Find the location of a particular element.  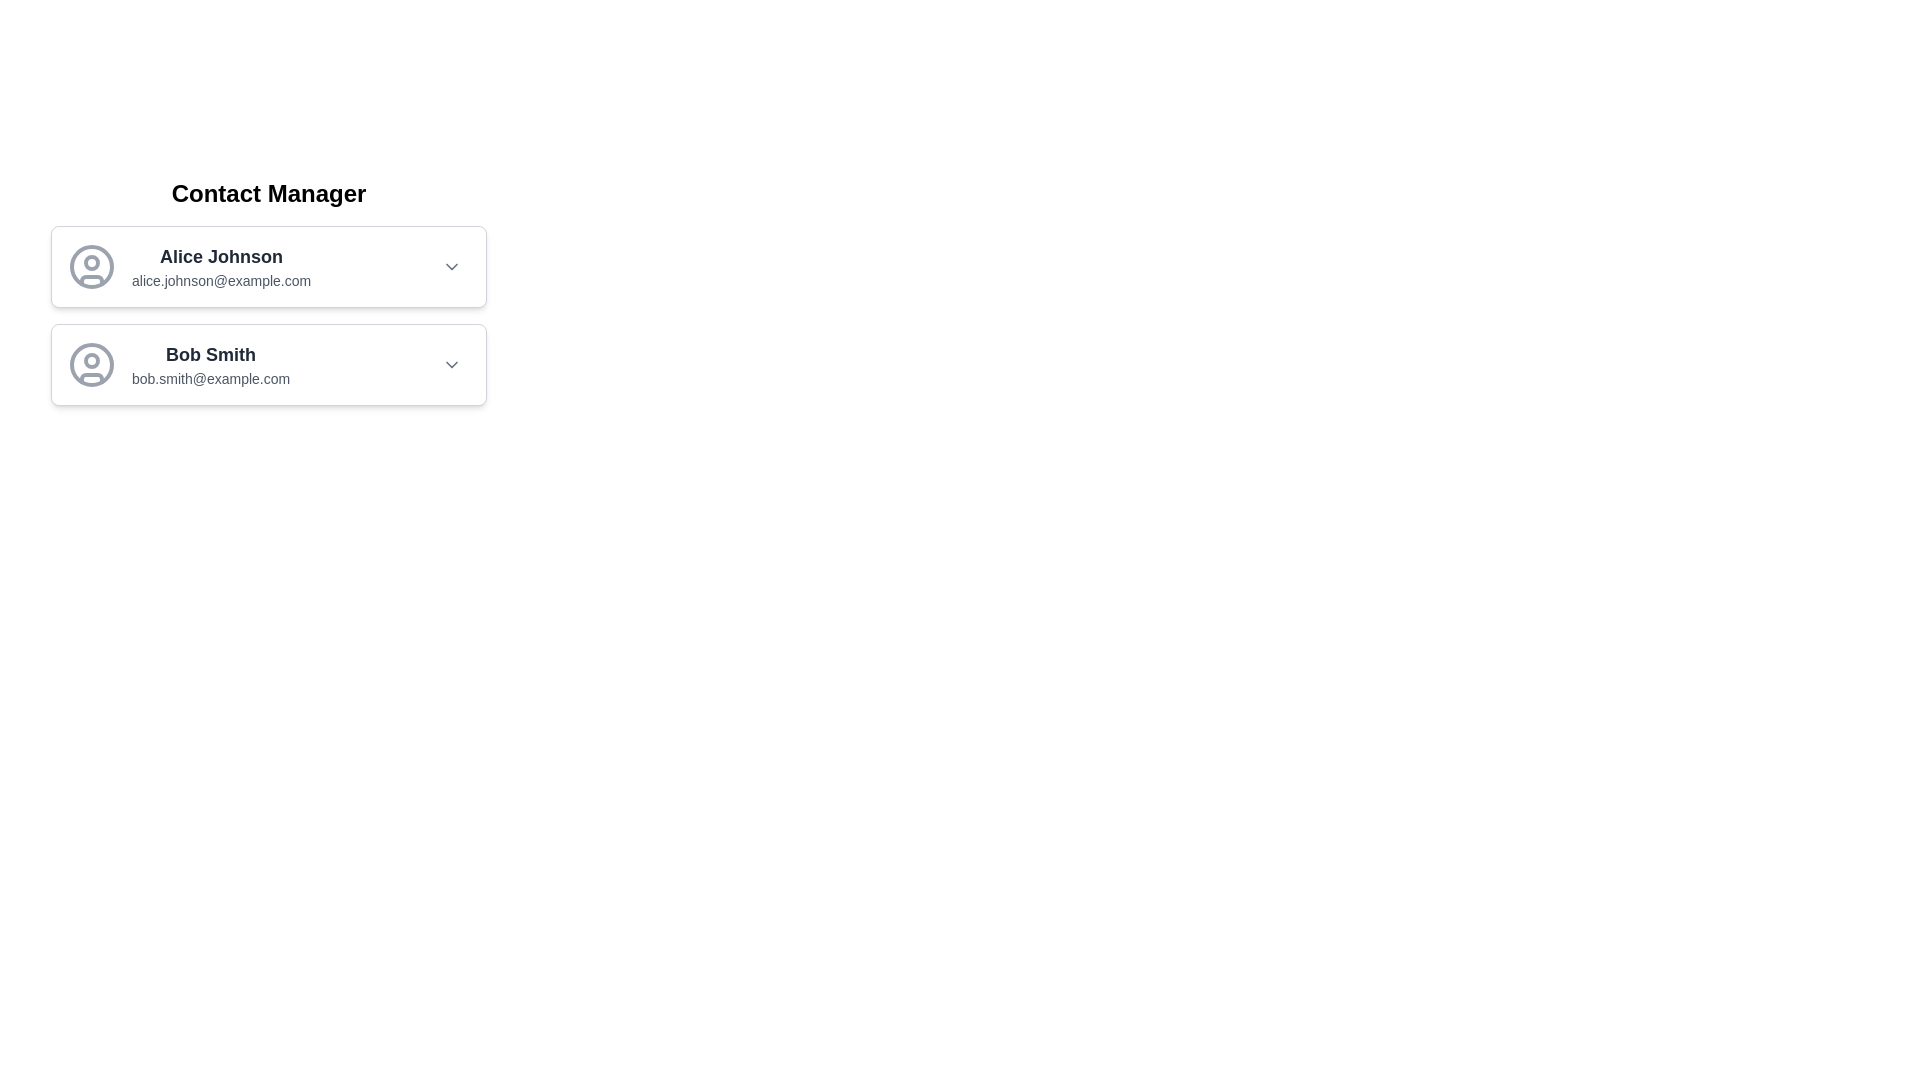

the text block group containing the name 'Alice Johnson' and the email 'alice.johnson@example.com' in the upper contact card is located at coordinates (221, 265).